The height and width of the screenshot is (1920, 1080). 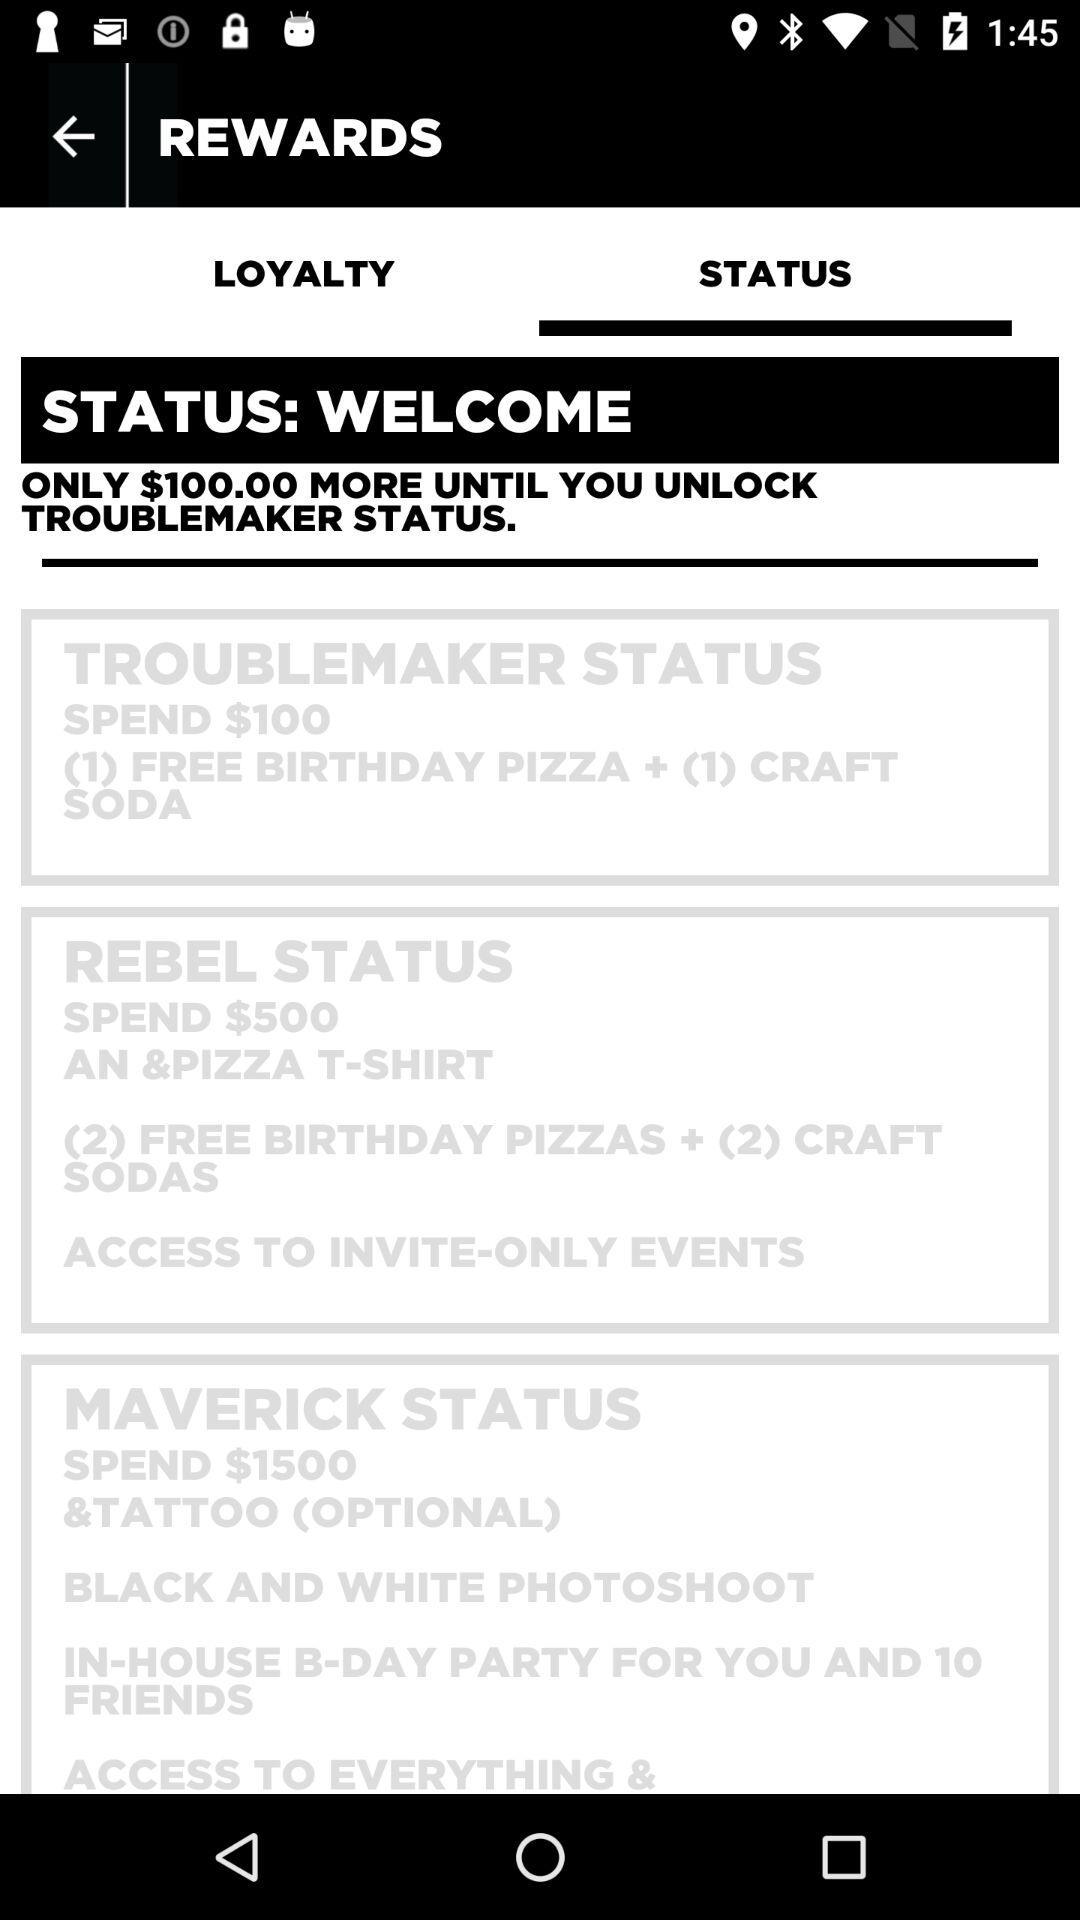 I want to click on icon above status: welcome item, so click(x=72, y=135).